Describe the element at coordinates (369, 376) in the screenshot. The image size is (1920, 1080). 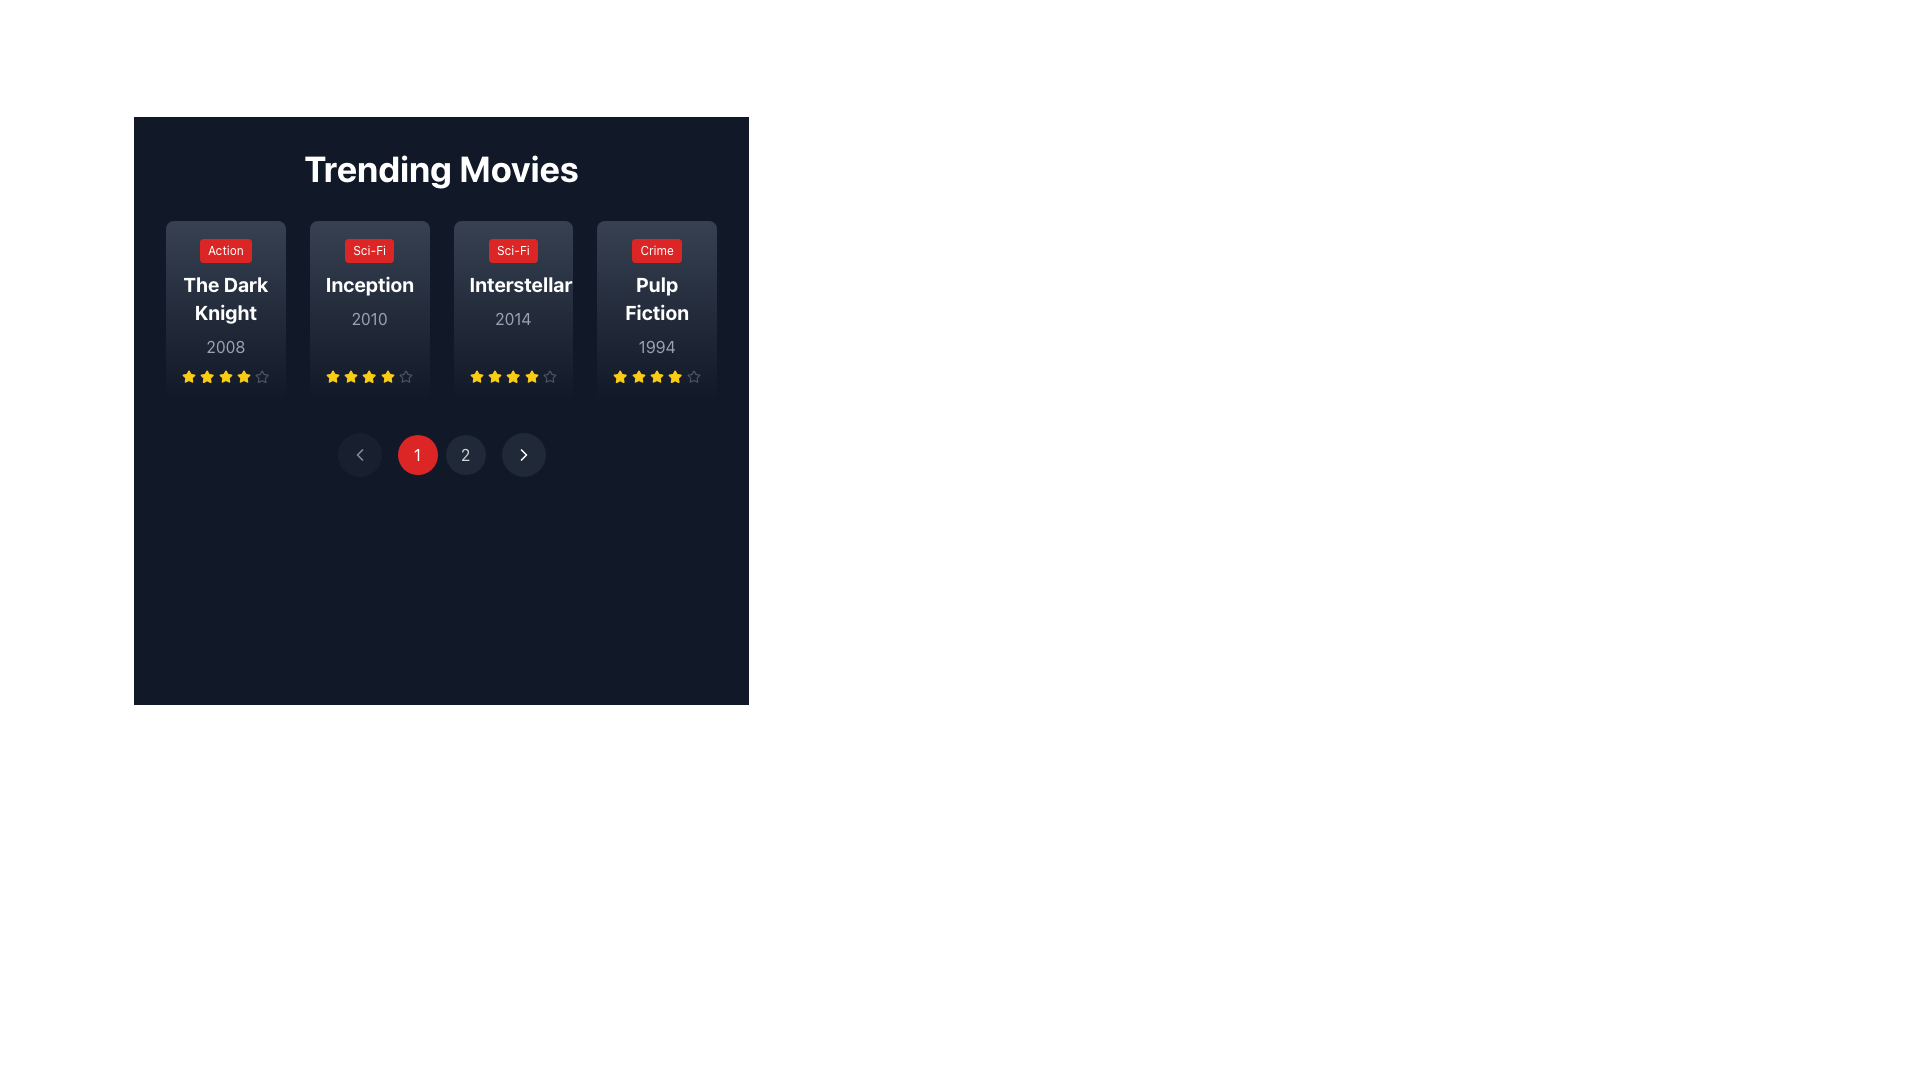
I see `the fourth star icon representing the rating for the movie 'Inception' (2010)` at that location.